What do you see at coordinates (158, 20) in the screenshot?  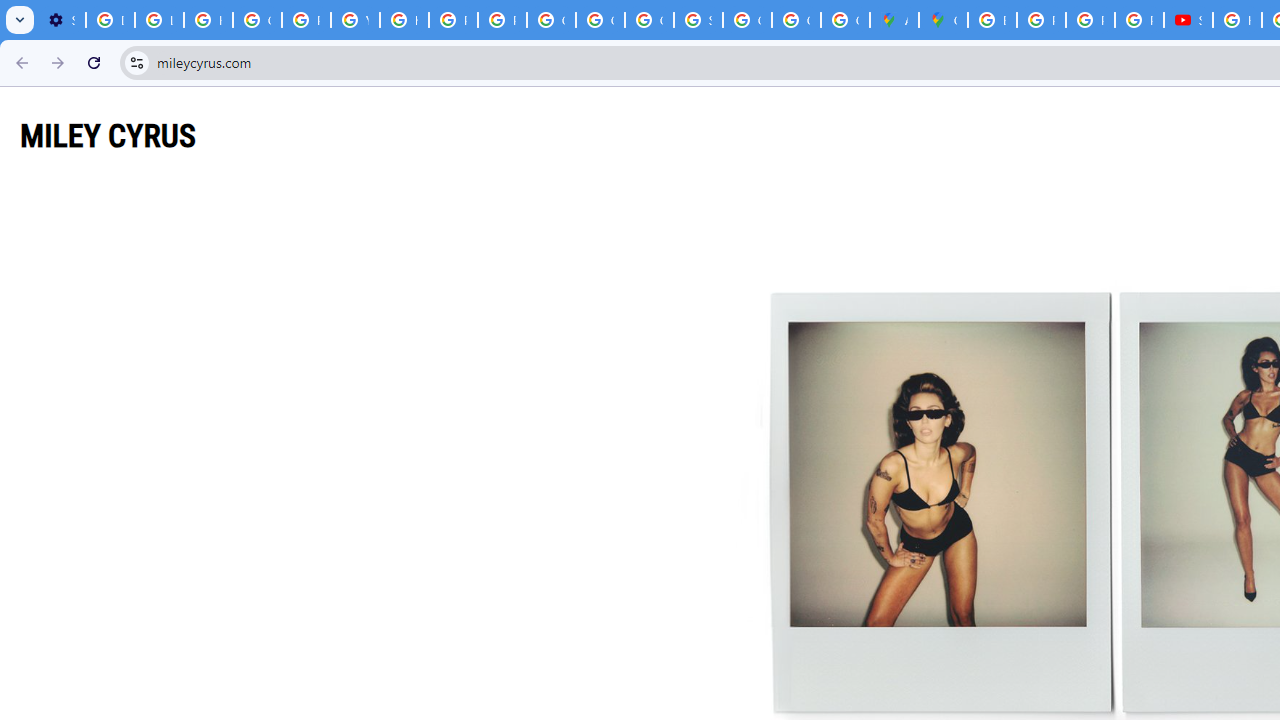 I see `'Learn how to find your photos - Google Photos Help'` at bounding box center [158, 20].